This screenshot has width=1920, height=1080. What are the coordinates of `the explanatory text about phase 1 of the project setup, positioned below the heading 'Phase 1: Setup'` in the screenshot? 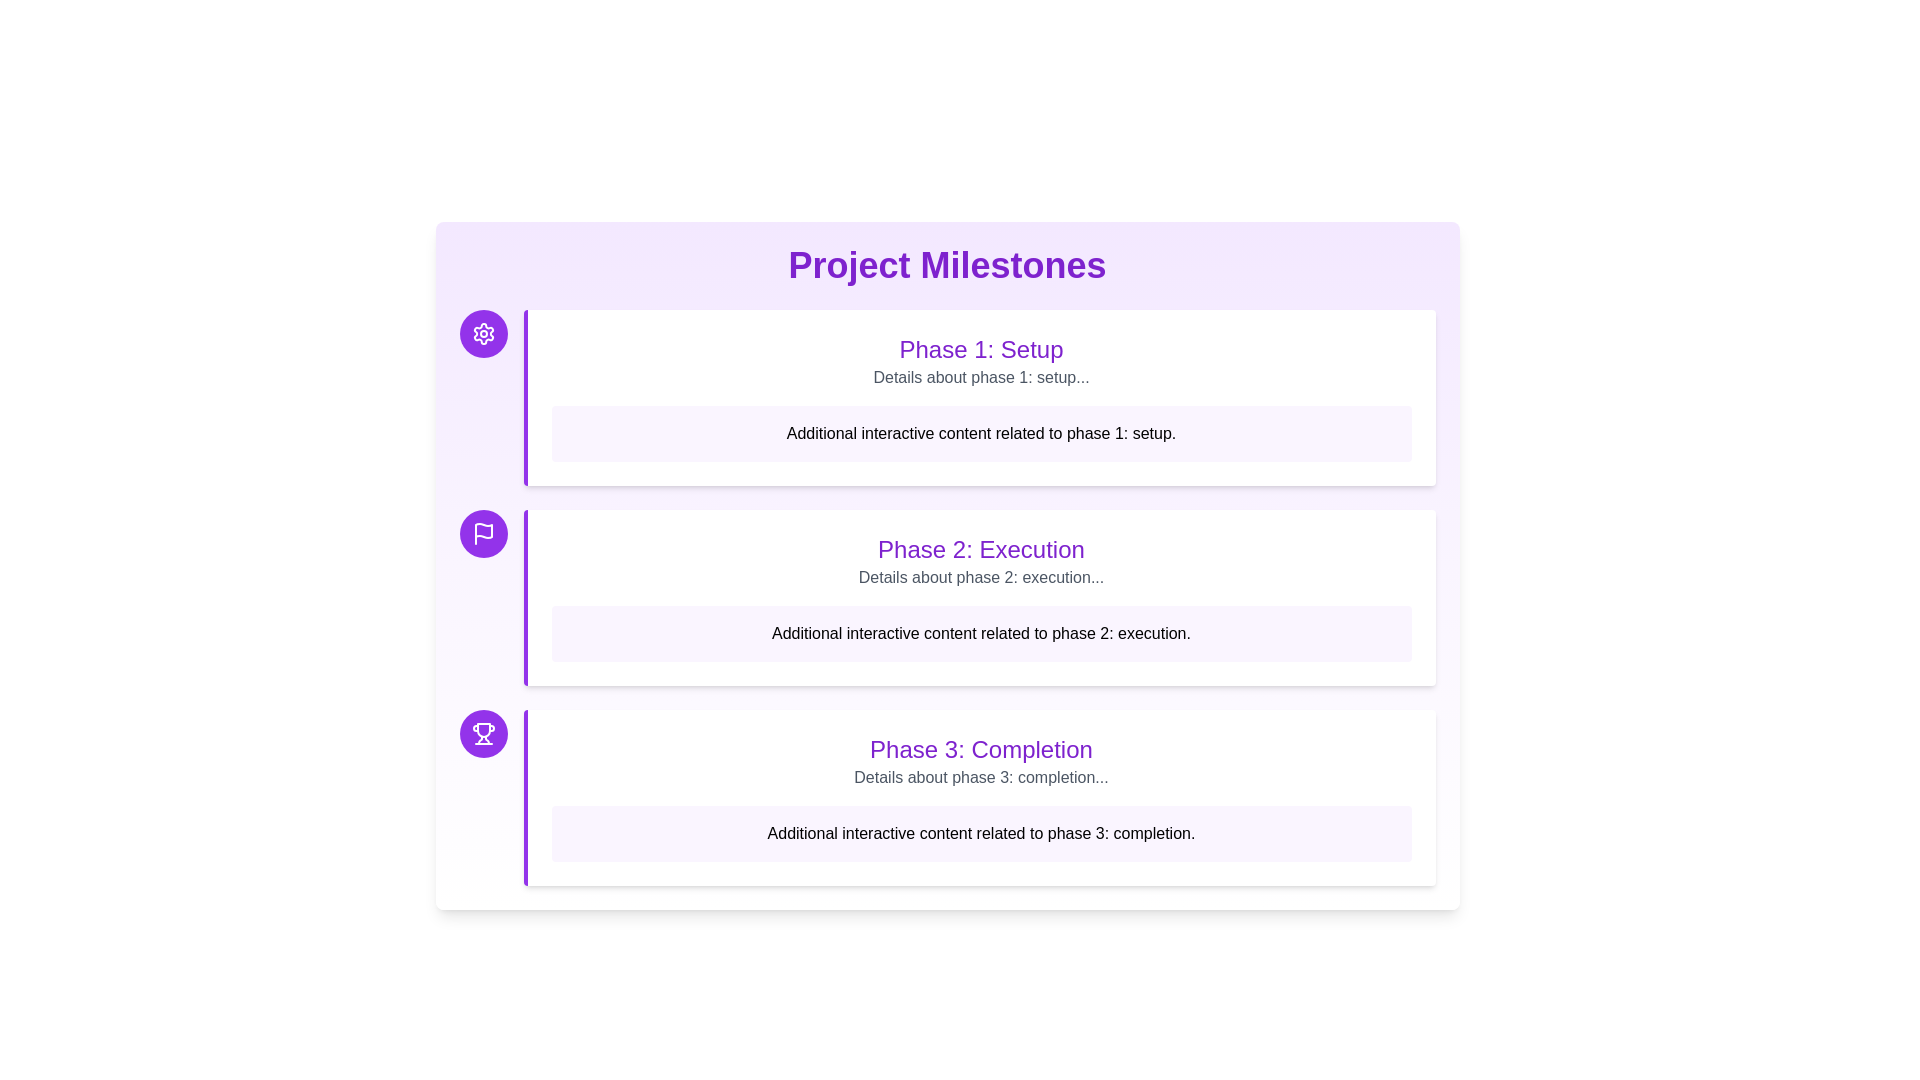 It's located at (981, 378).